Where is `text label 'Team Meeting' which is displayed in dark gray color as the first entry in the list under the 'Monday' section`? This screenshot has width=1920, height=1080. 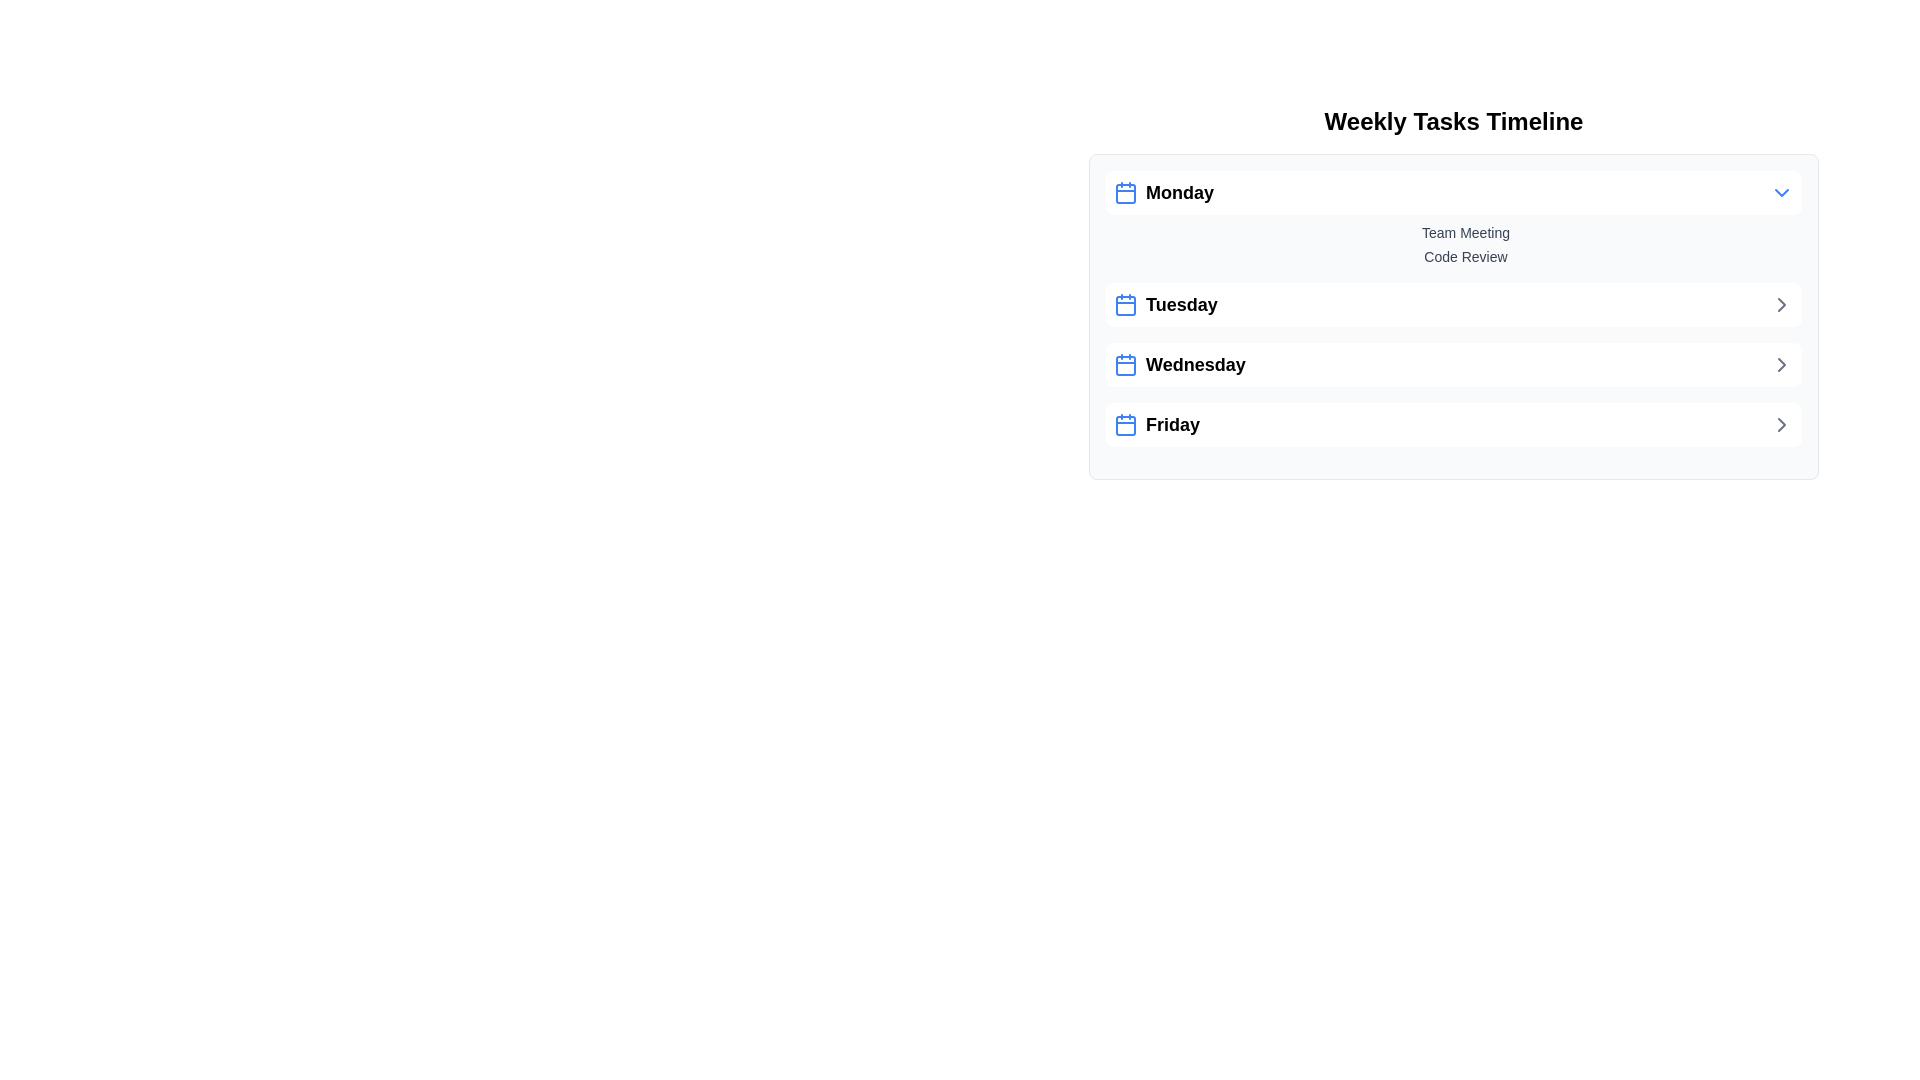 text label 'Team Meeting' which is displayed in dark gray color as the first entry in the list under the 'Monday' section is located at coordinates (1465, 231).